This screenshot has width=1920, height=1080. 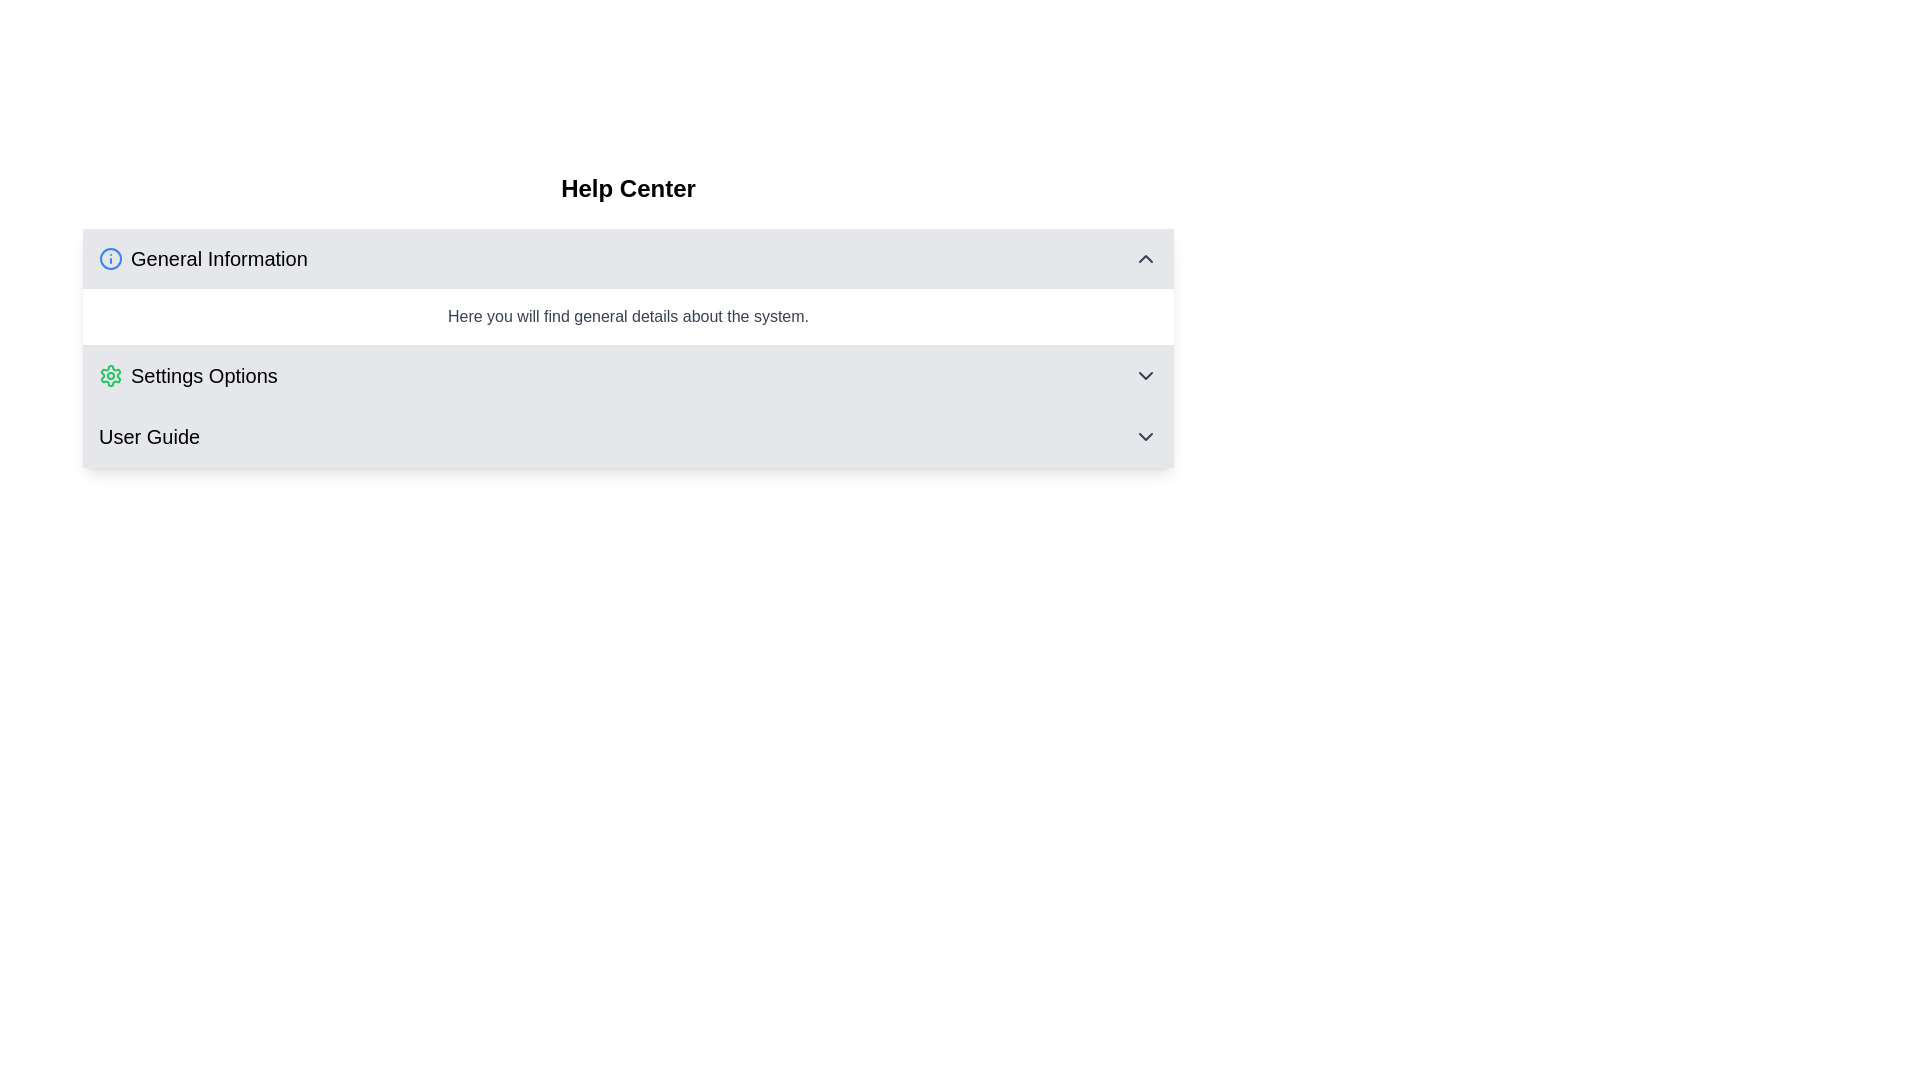 What do you see at coordinates (109, 375) in the screenshot?
I see `the gear-shaped icon with a green border, located next` at bounding box center [109, 375].